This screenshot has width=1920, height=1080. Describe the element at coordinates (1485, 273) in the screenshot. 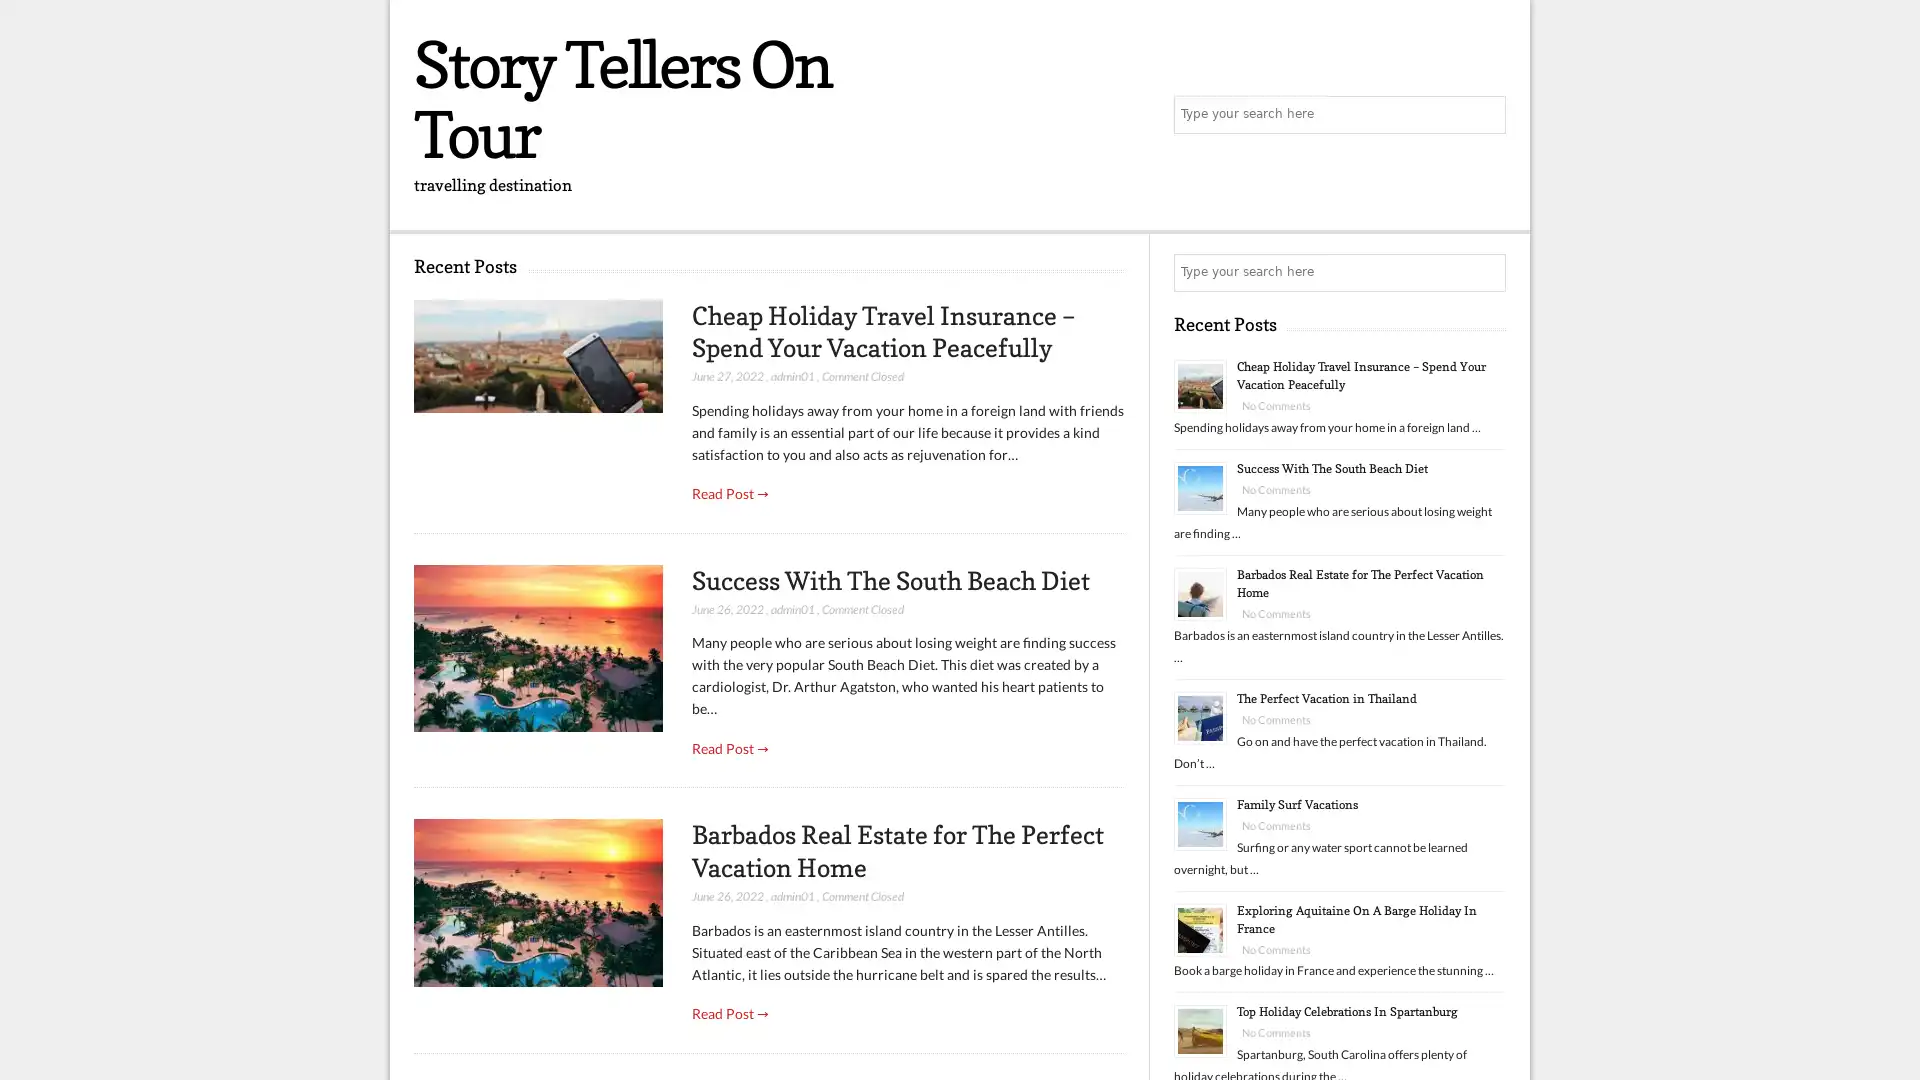

I see `Search` at that location.